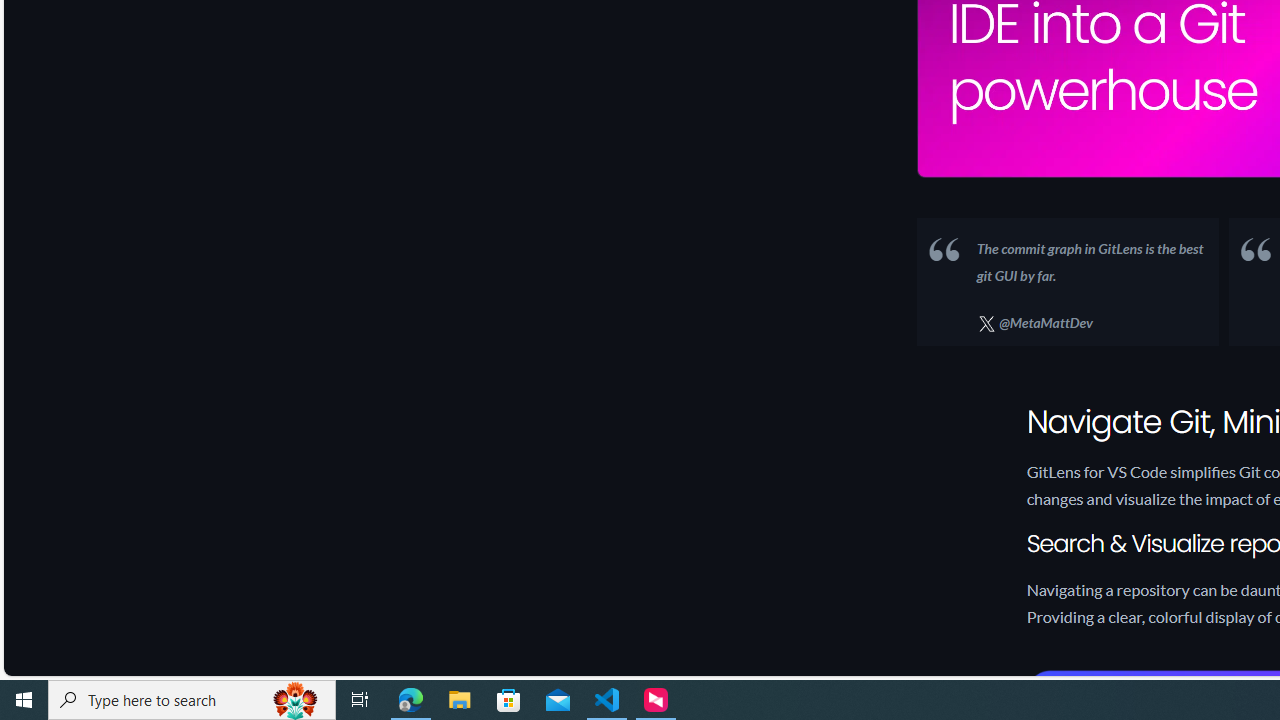 Image resolution: width=1280 pixels, height=720 pixels. I want to click on 'Search highlights icon opens search home window', so click(294, 698).